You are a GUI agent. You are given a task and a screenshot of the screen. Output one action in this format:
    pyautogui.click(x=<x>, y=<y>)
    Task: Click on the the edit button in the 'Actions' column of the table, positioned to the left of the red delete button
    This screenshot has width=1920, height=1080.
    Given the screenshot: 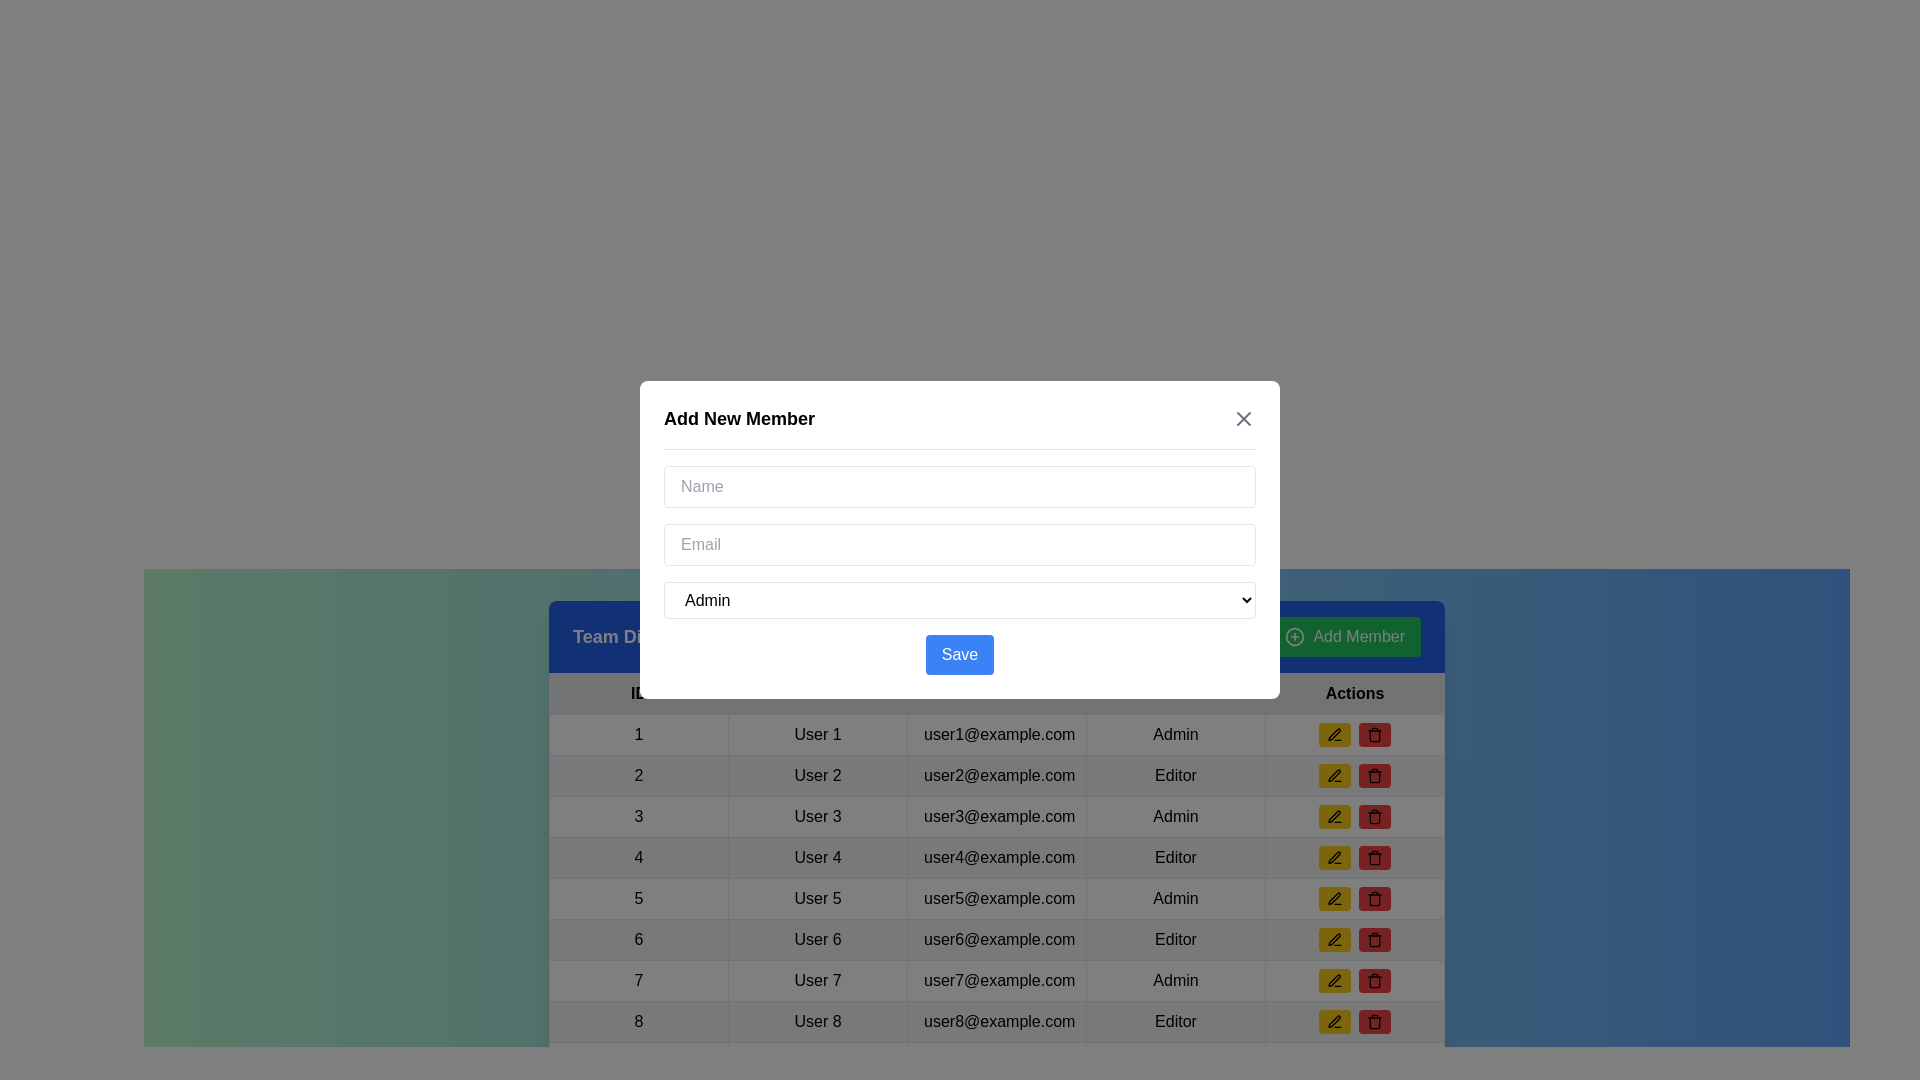 What is the action you would take?
    pyautogui.click(x=1334, y=856)
    